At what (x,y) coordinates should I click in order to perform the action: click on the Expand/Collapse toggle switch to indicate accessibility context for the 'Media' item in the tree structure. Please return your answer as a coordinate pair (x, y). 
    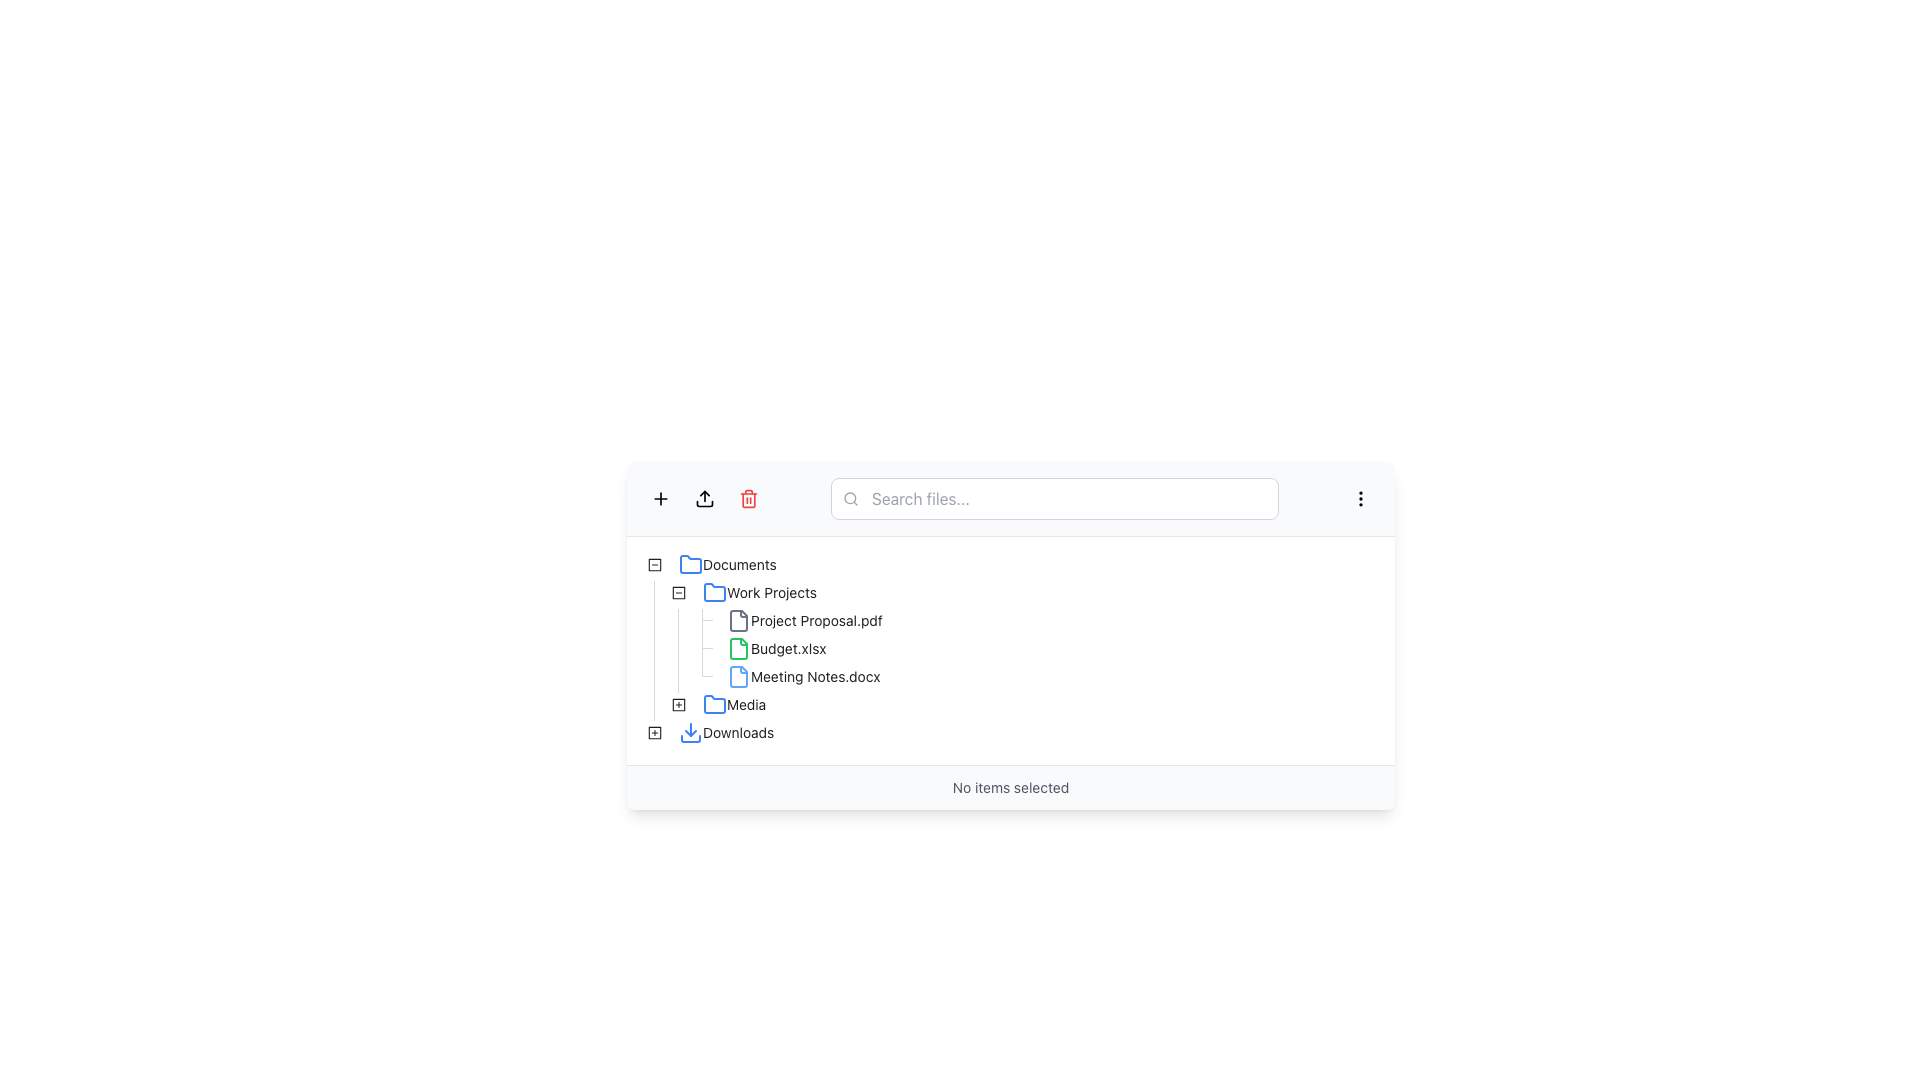
    Looking at the image, I should click on (678, 704).